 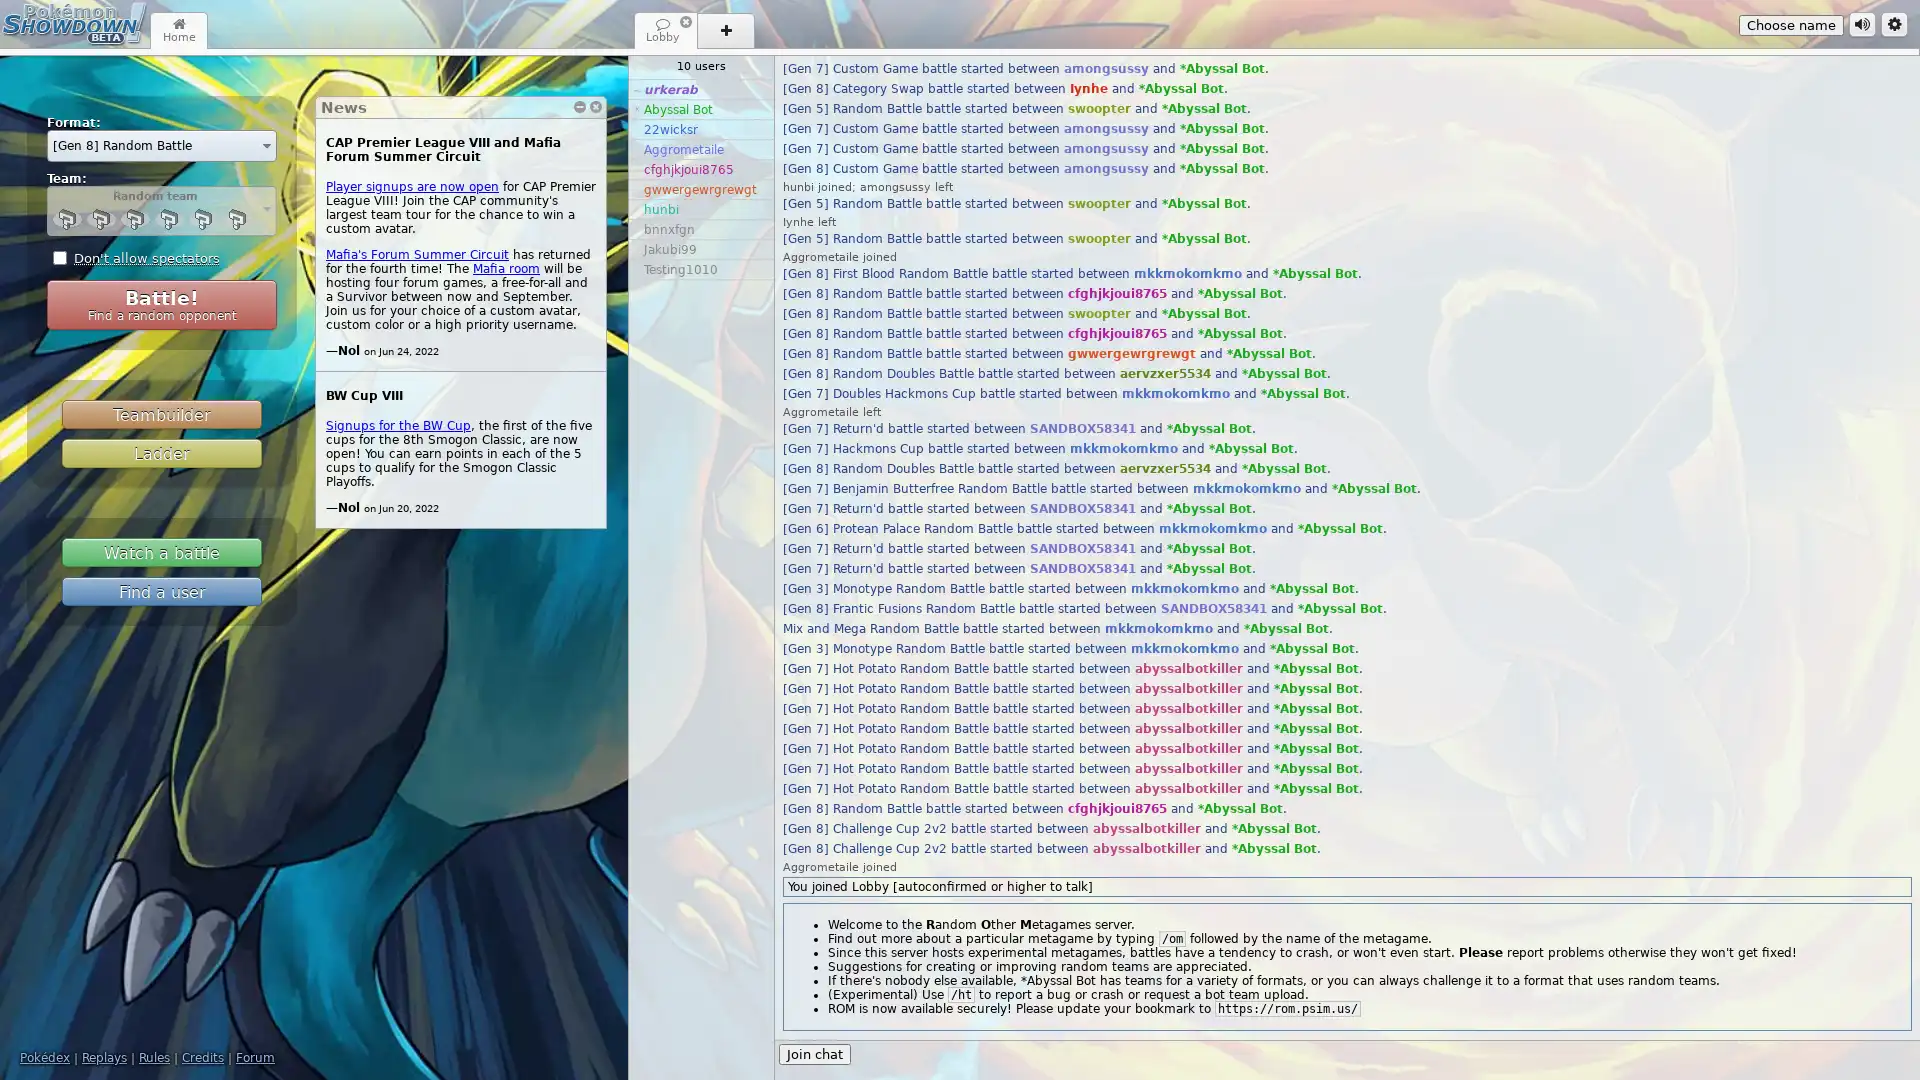 What do you see at coordinates (815, 1053) in the screenshot?
I see `Join chat` at bounding box center [815, 1053].